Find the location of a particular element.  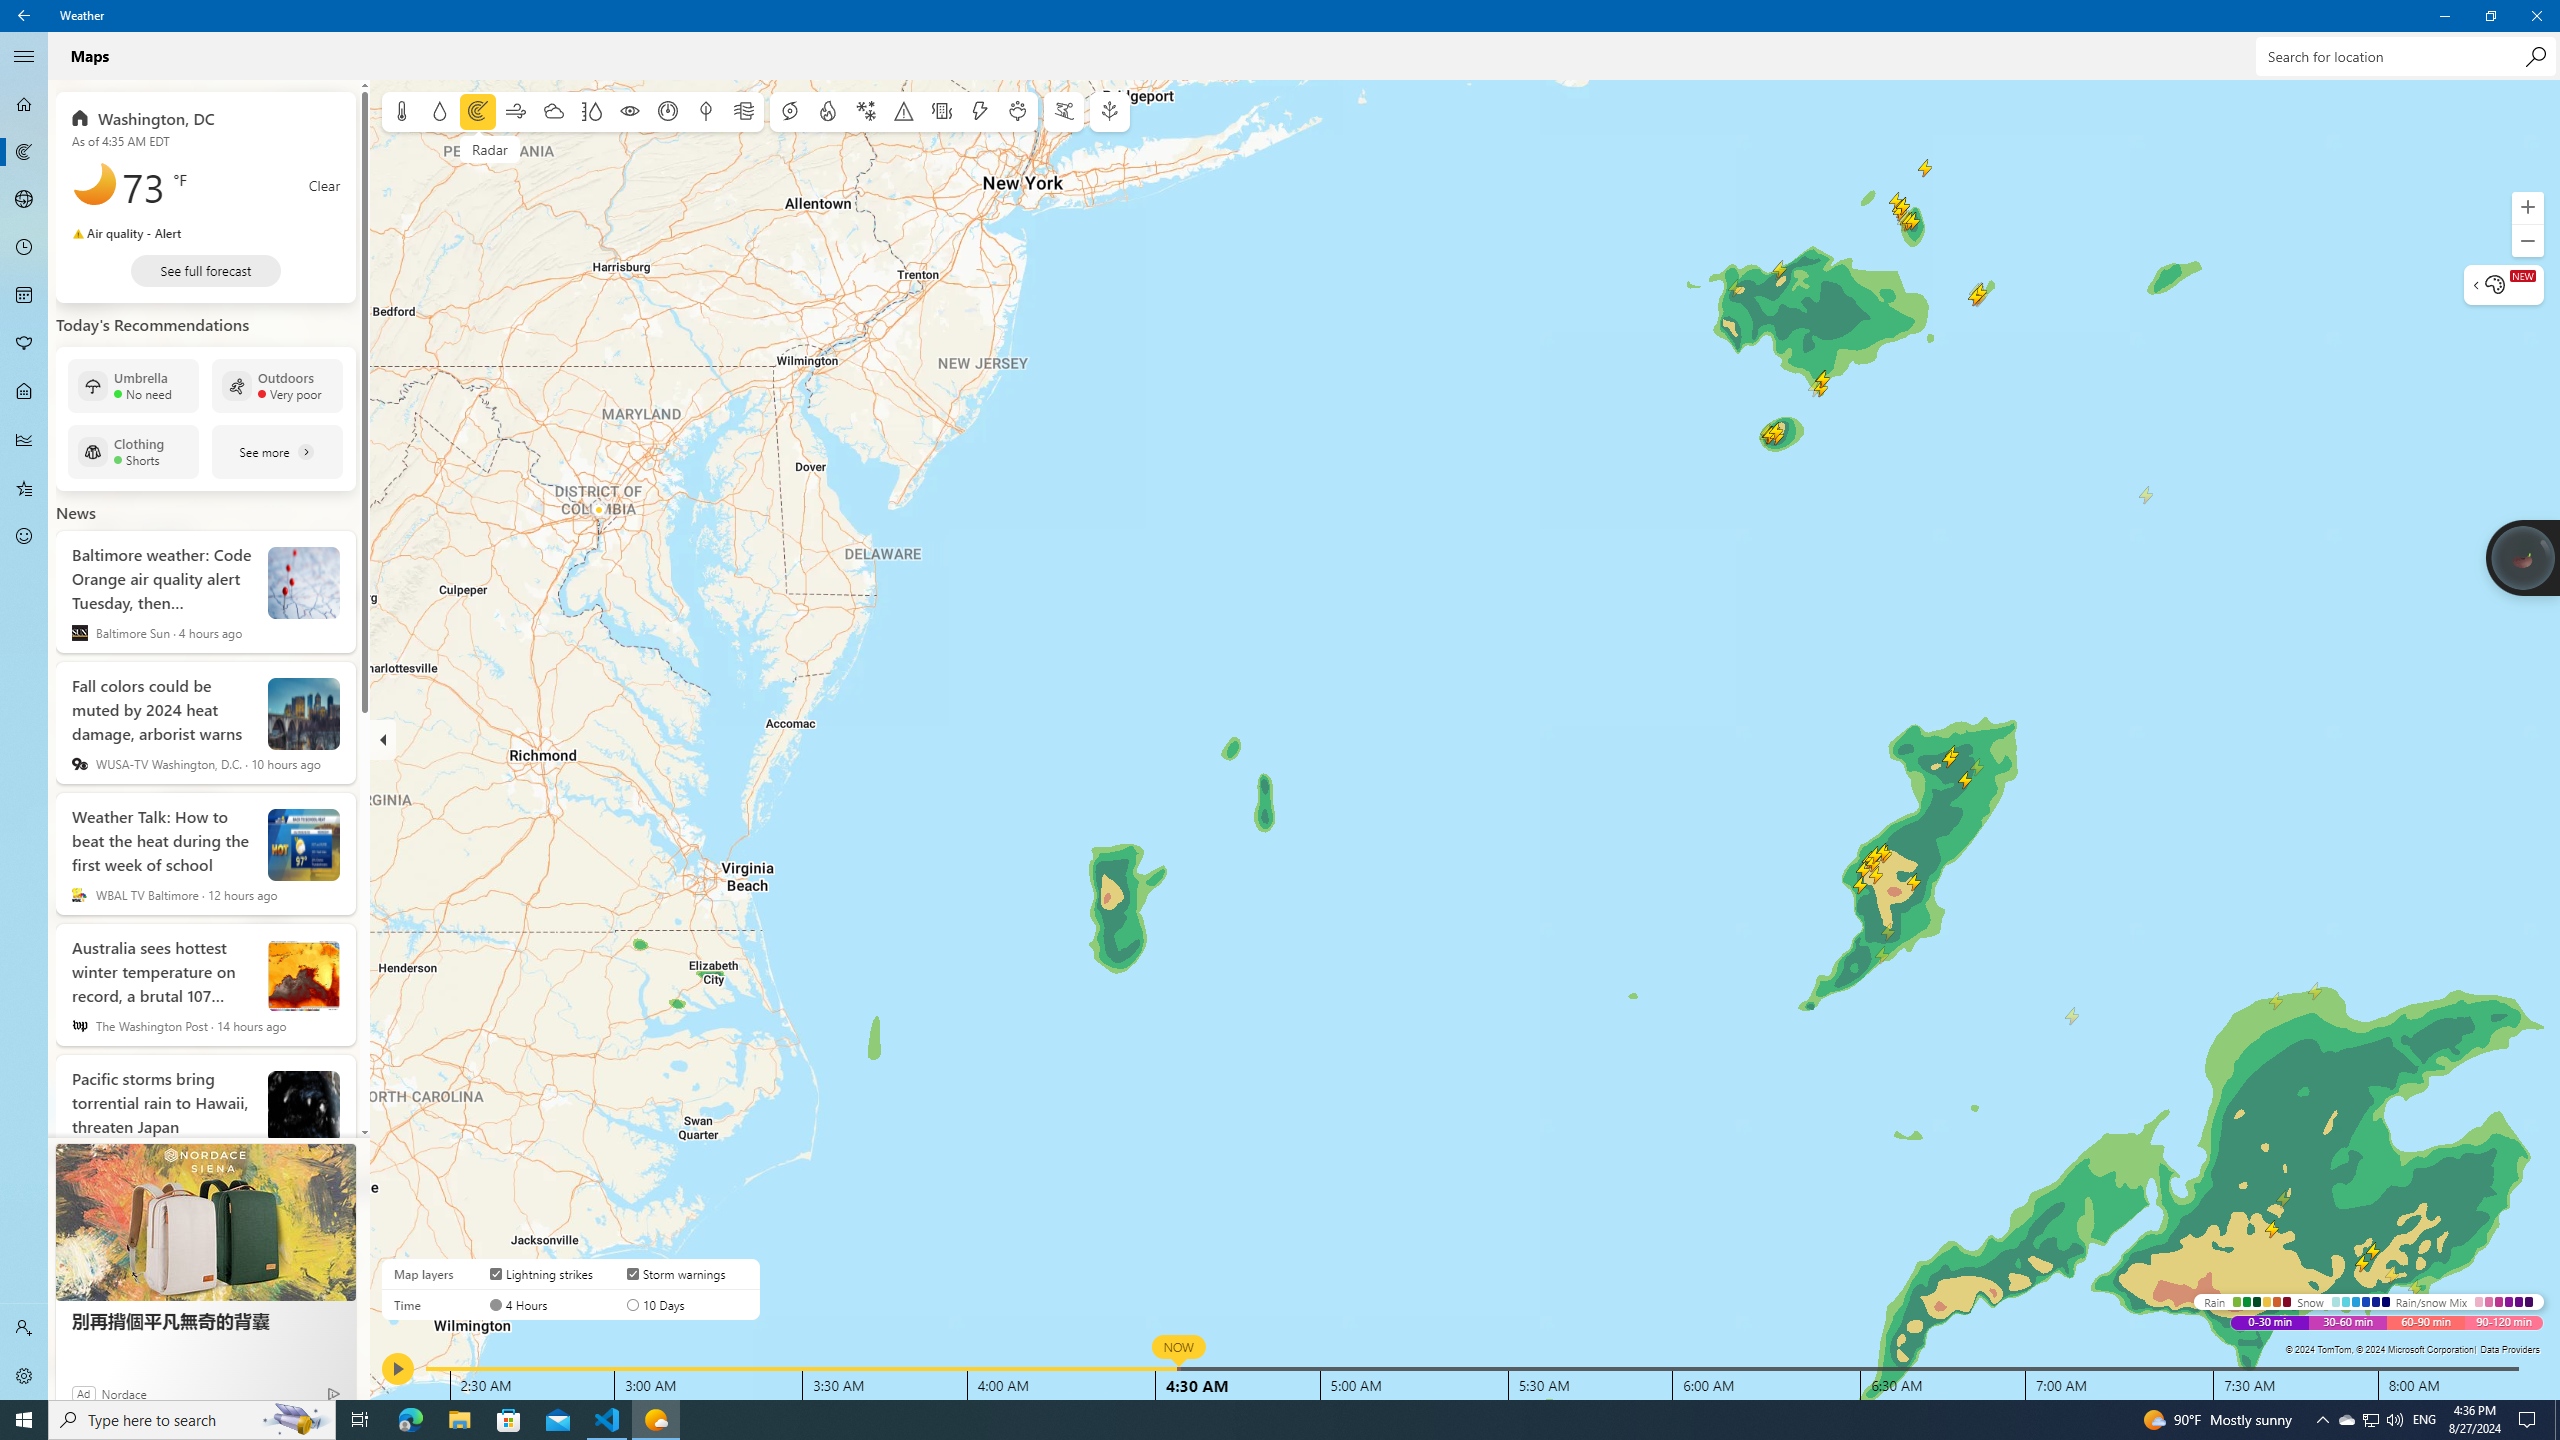

'Historical Weather - Not Selected' is located at coordinates (24, 438).